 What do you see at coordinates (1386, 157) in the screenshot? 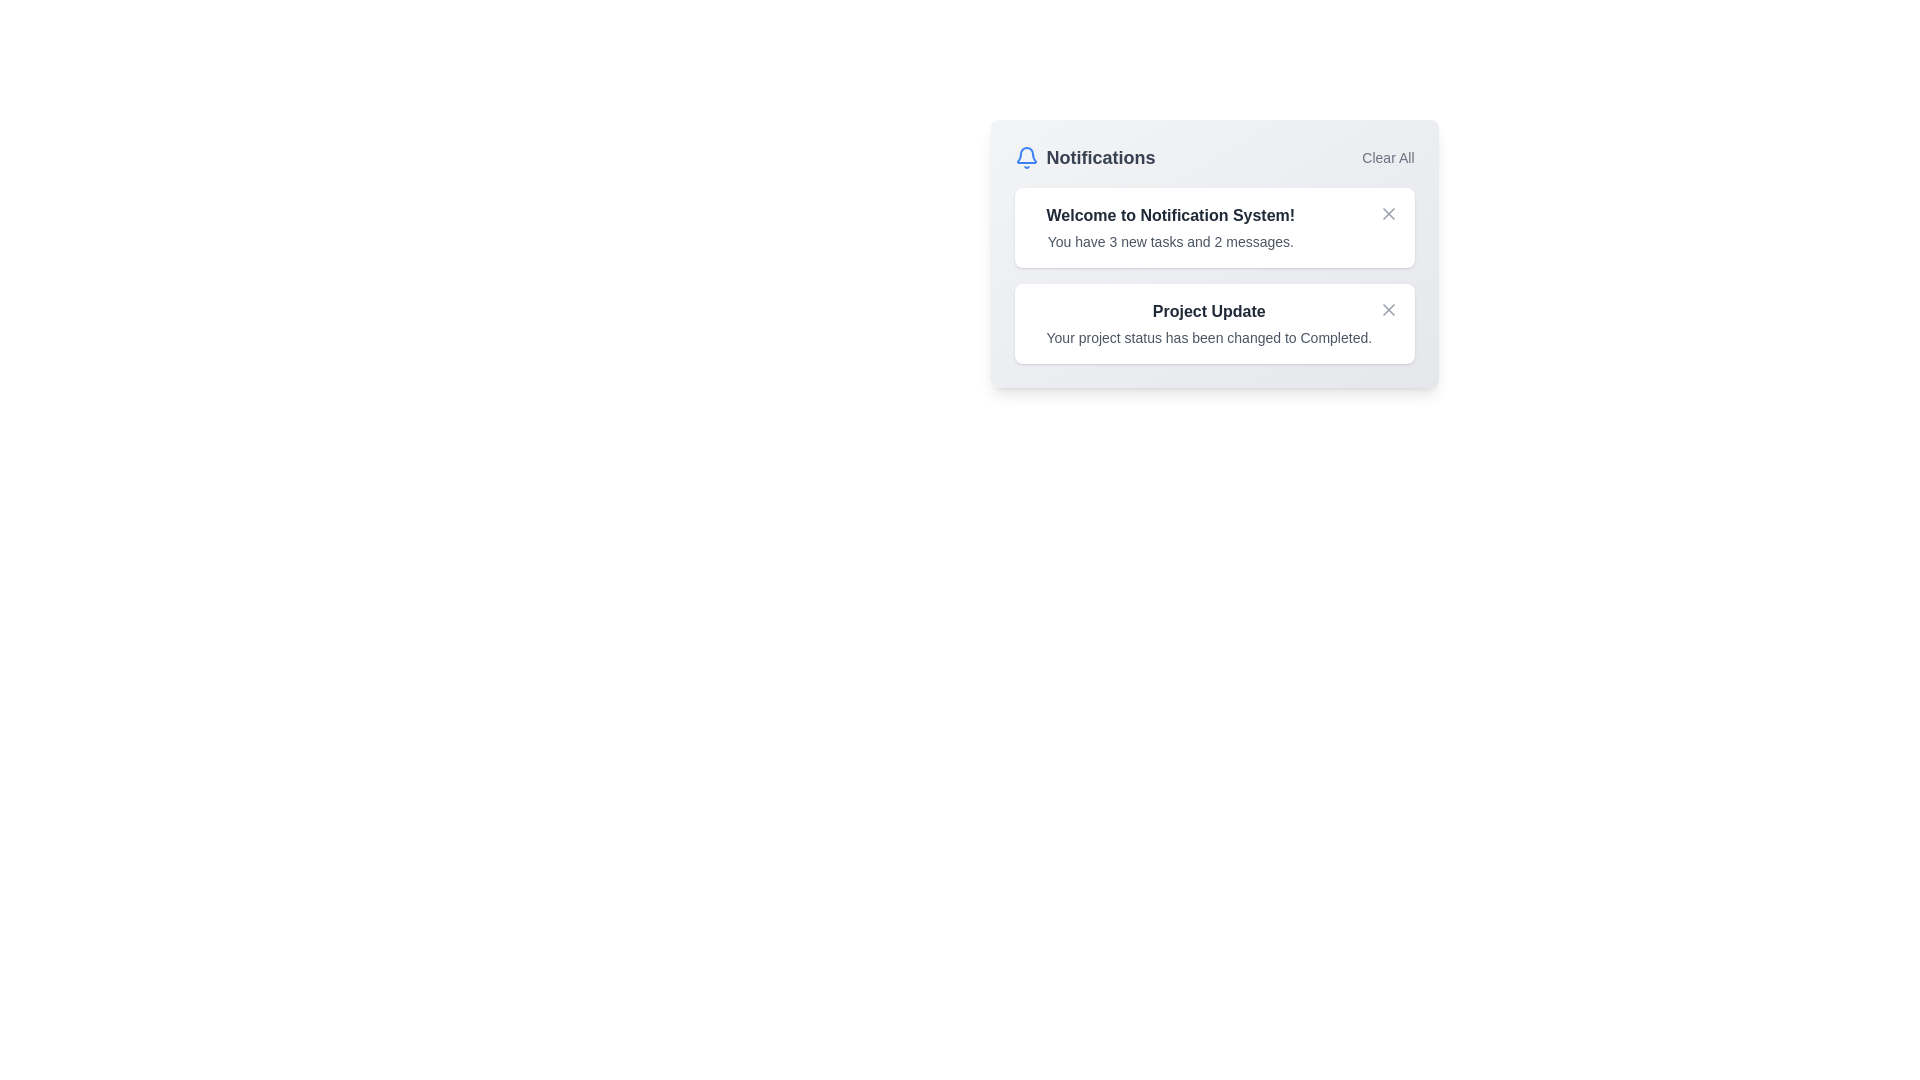
I see `the 'Clear All' button, which is a small gray text button located at the top right of the notification management interface, to clear all notifications` at bounding box center [1386, 157].